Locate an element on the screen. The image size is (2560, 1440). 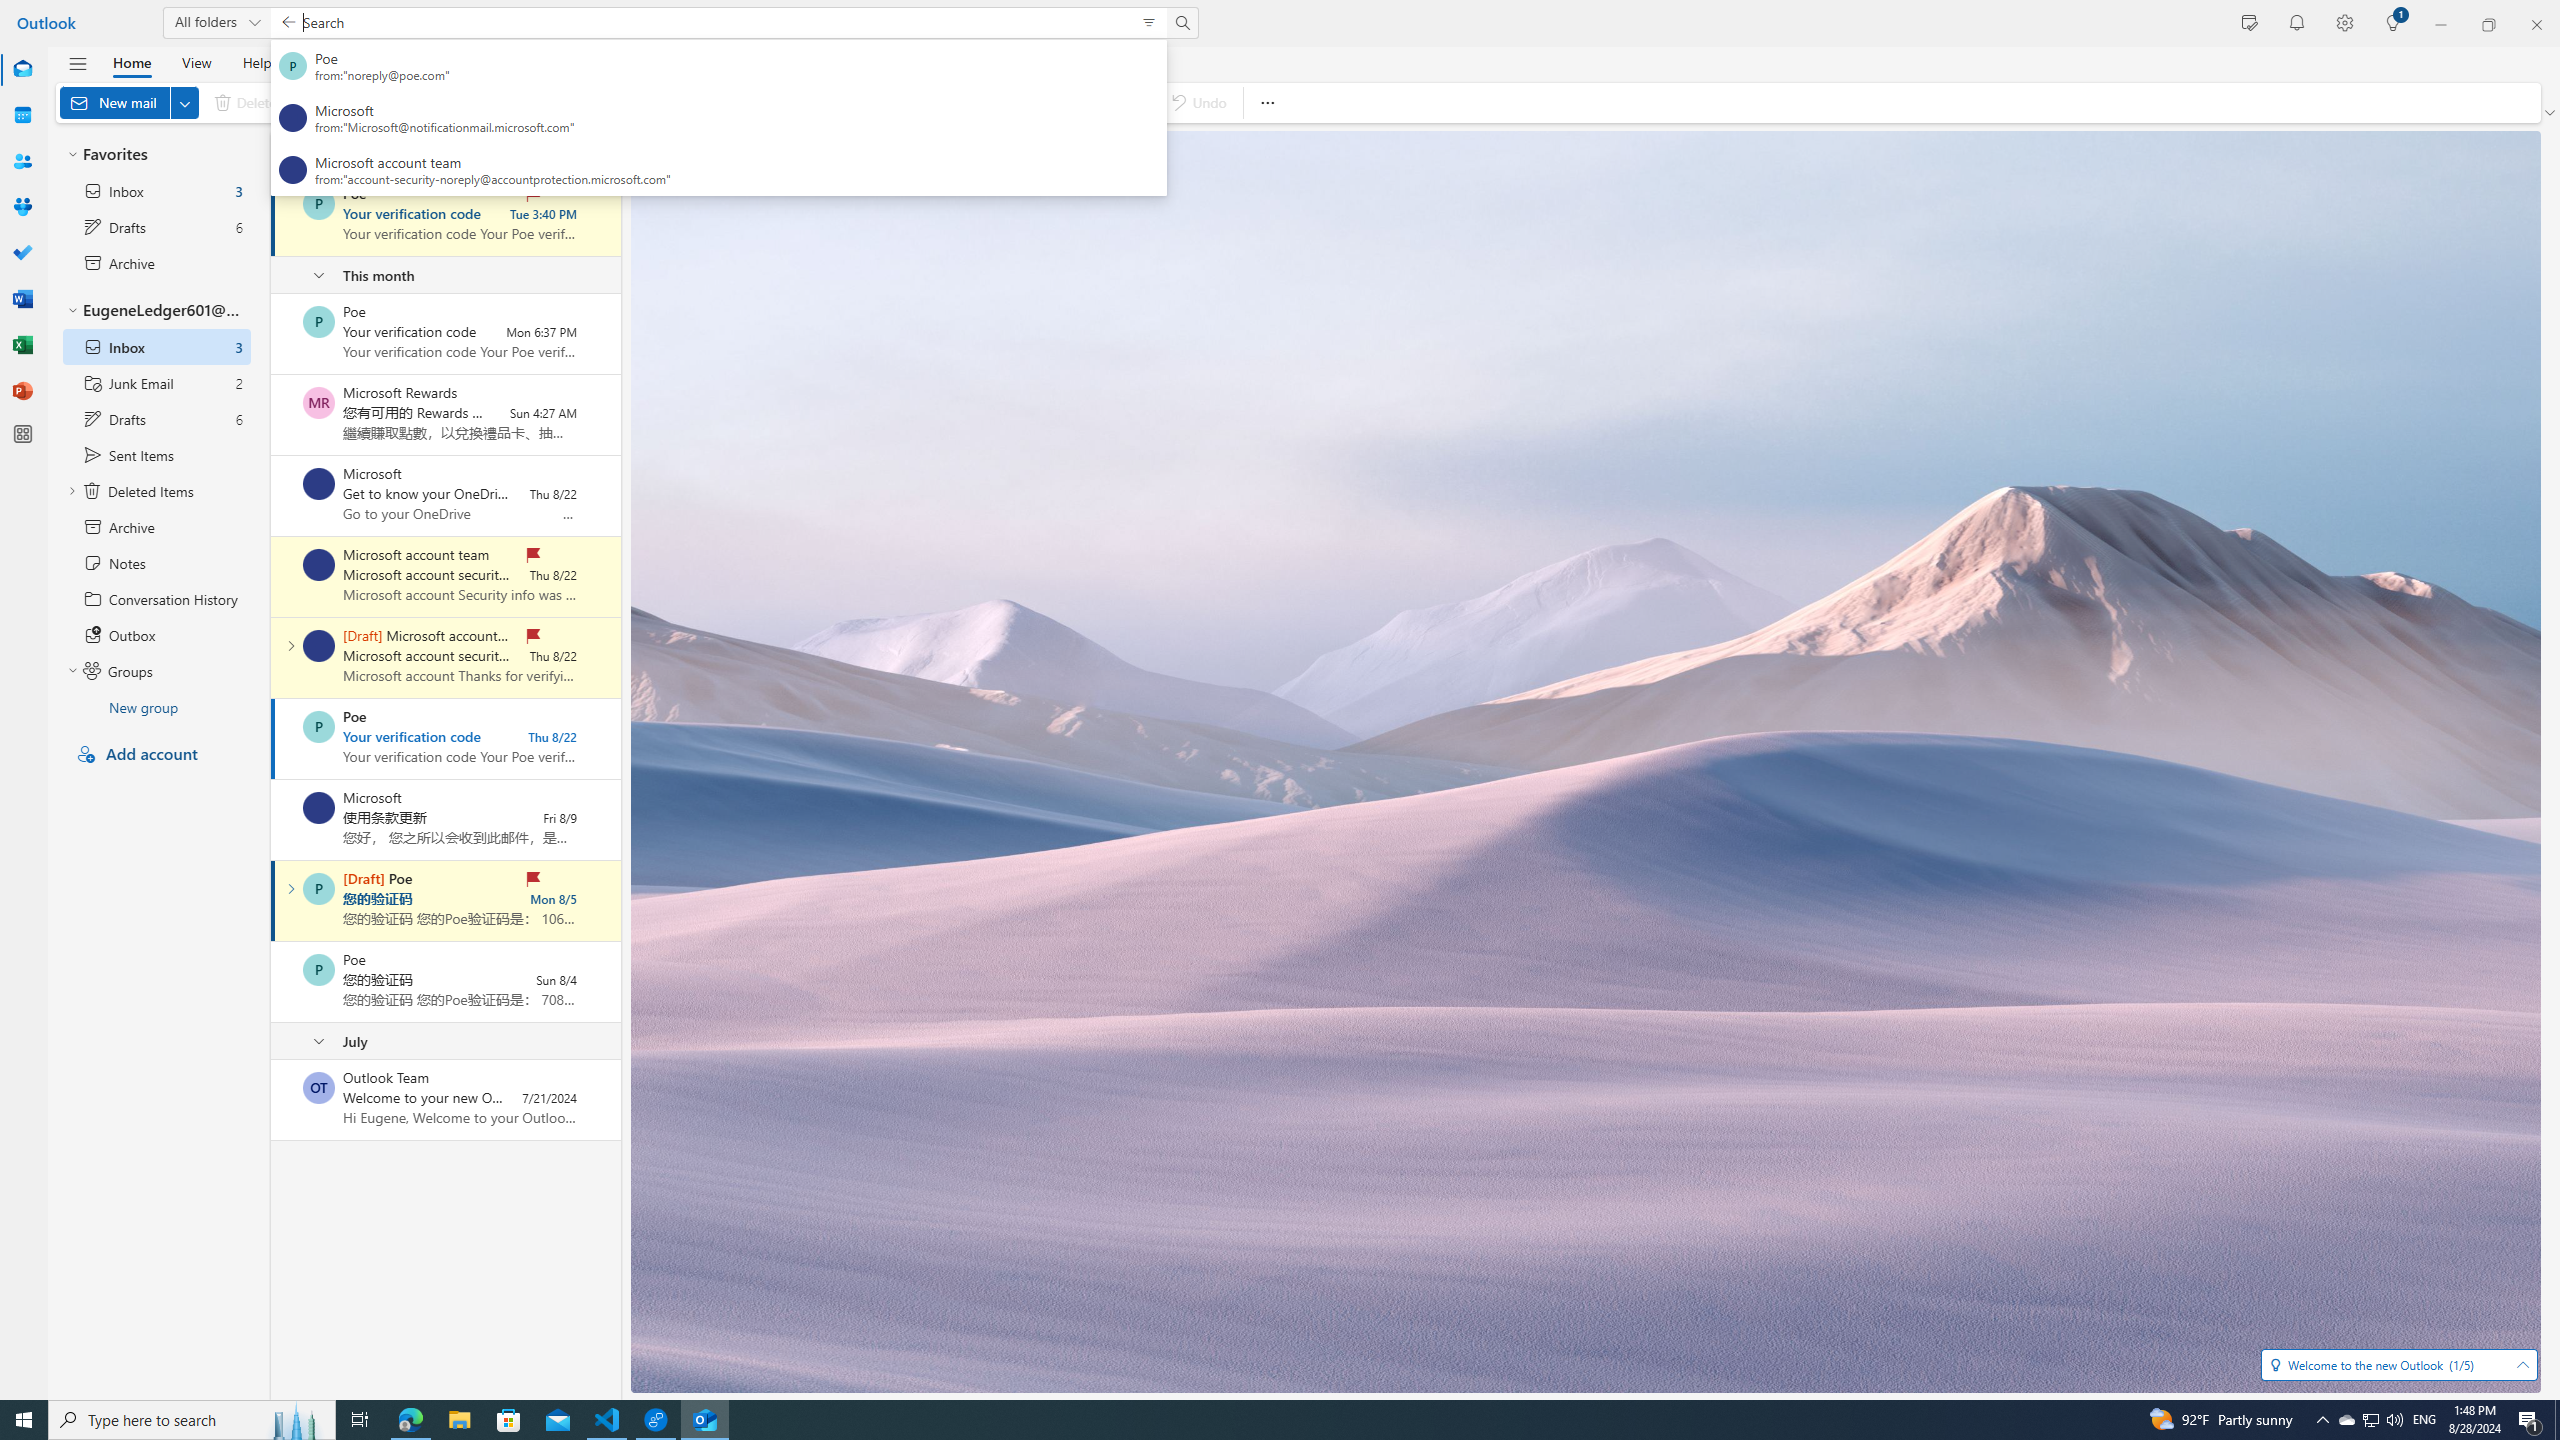
'Calendar' is located at coordinates (23, 114).